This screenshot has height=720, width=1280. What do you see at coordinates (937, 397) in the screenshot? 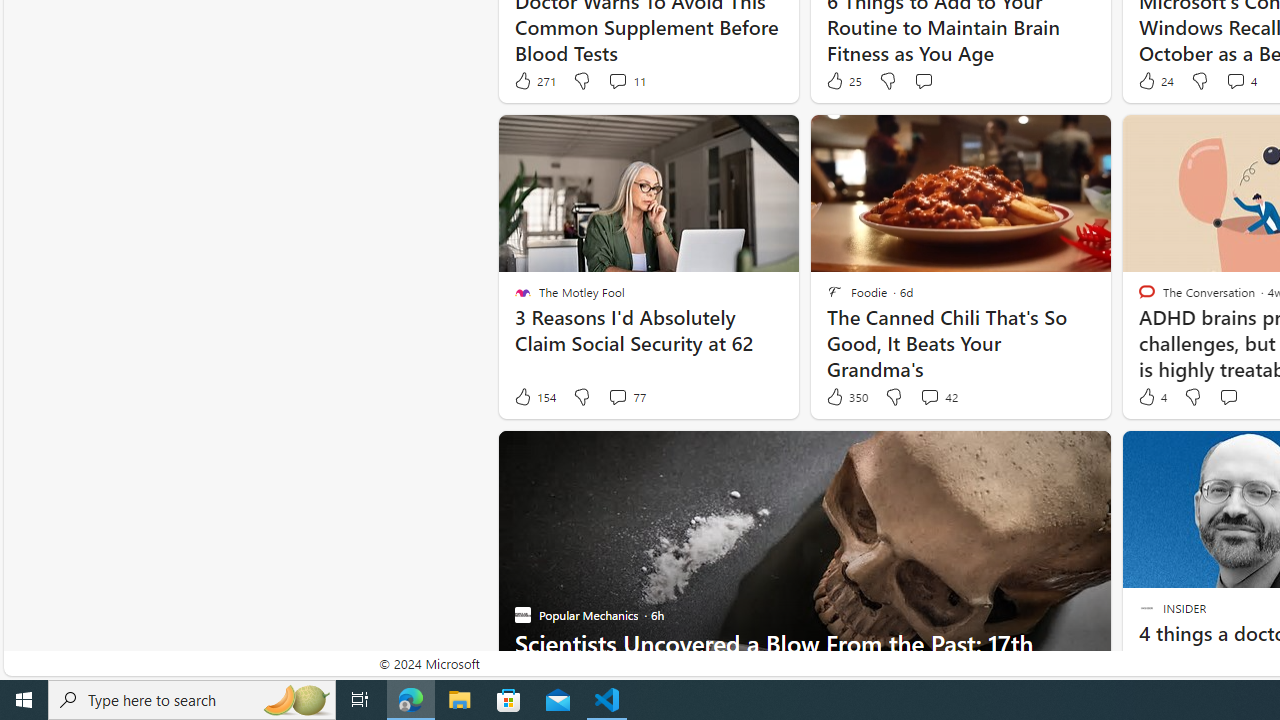
I see `'View comments 42 Comment'` at bounding box center [937, 397].